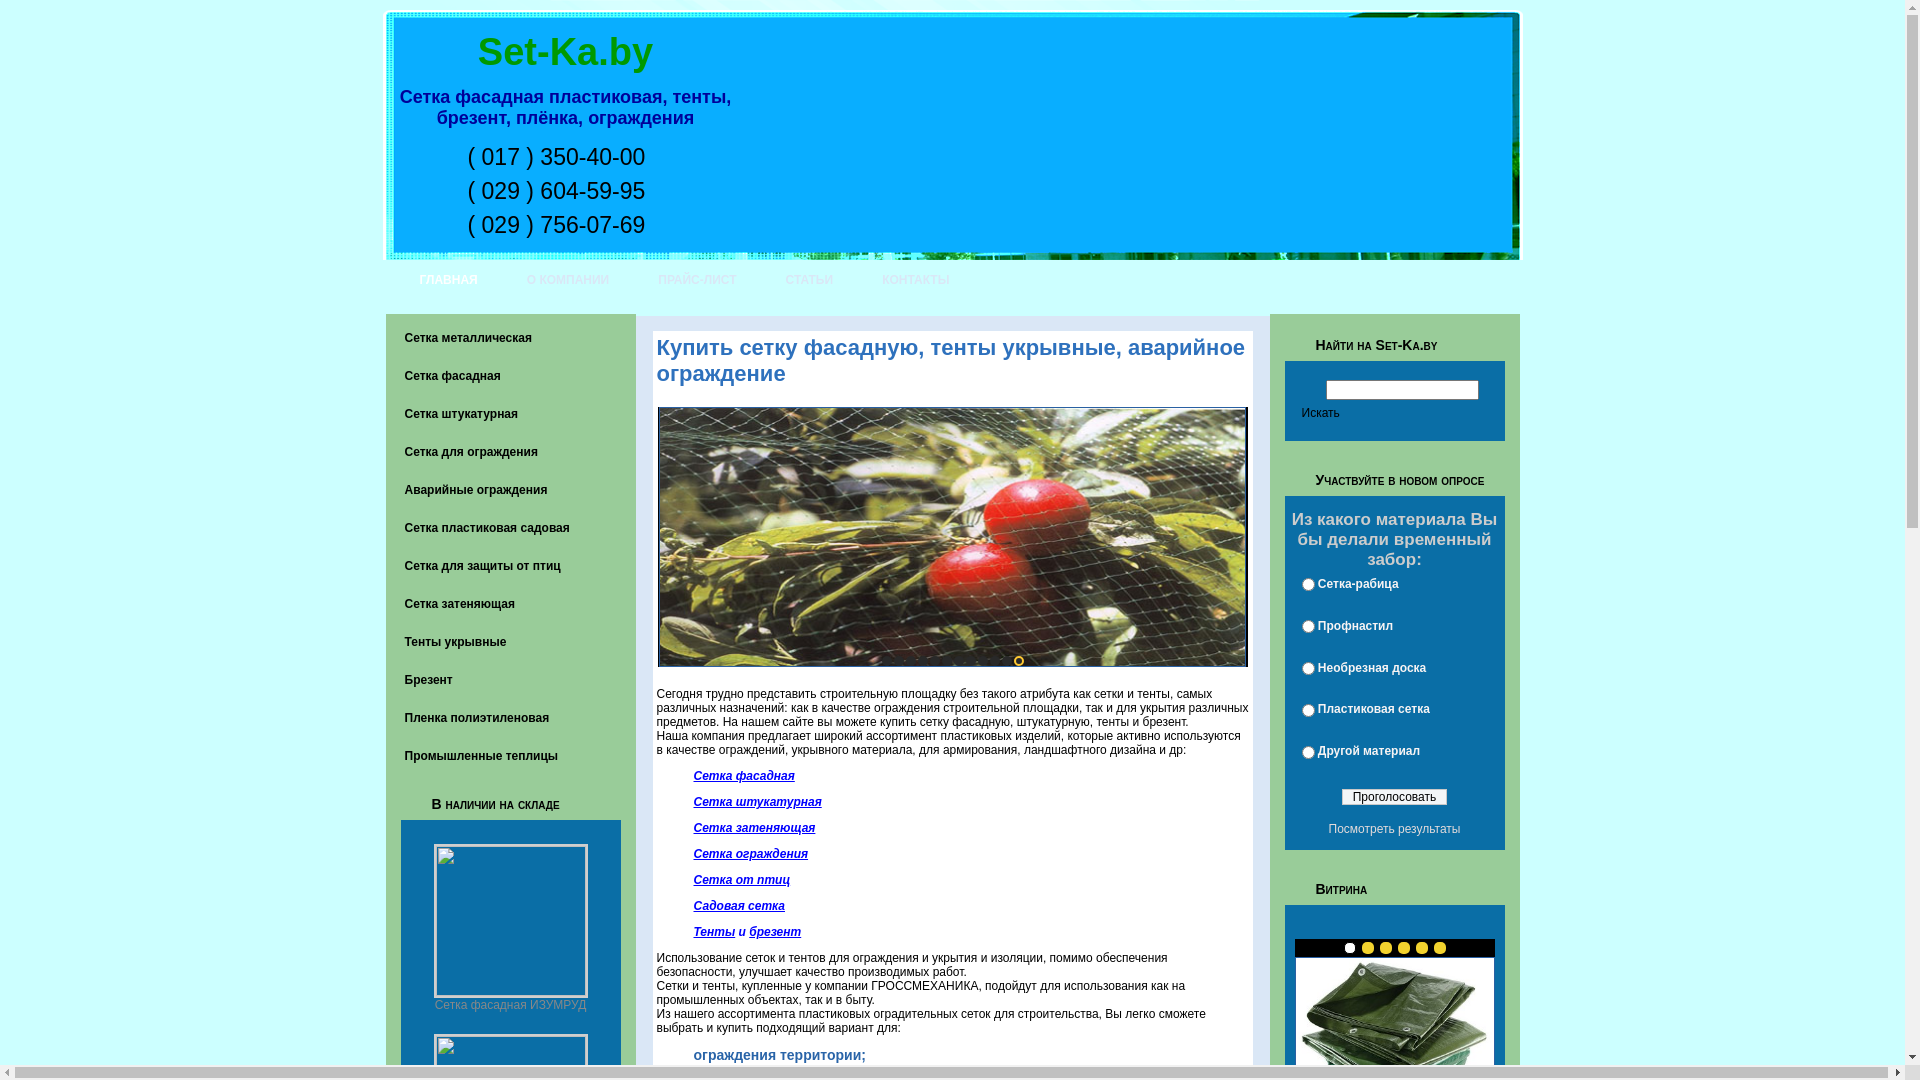  What do you see at coordinates (564, 50) in the screenshot?
I see `'Set-Ka.by'` at bounding box center [564, 50].